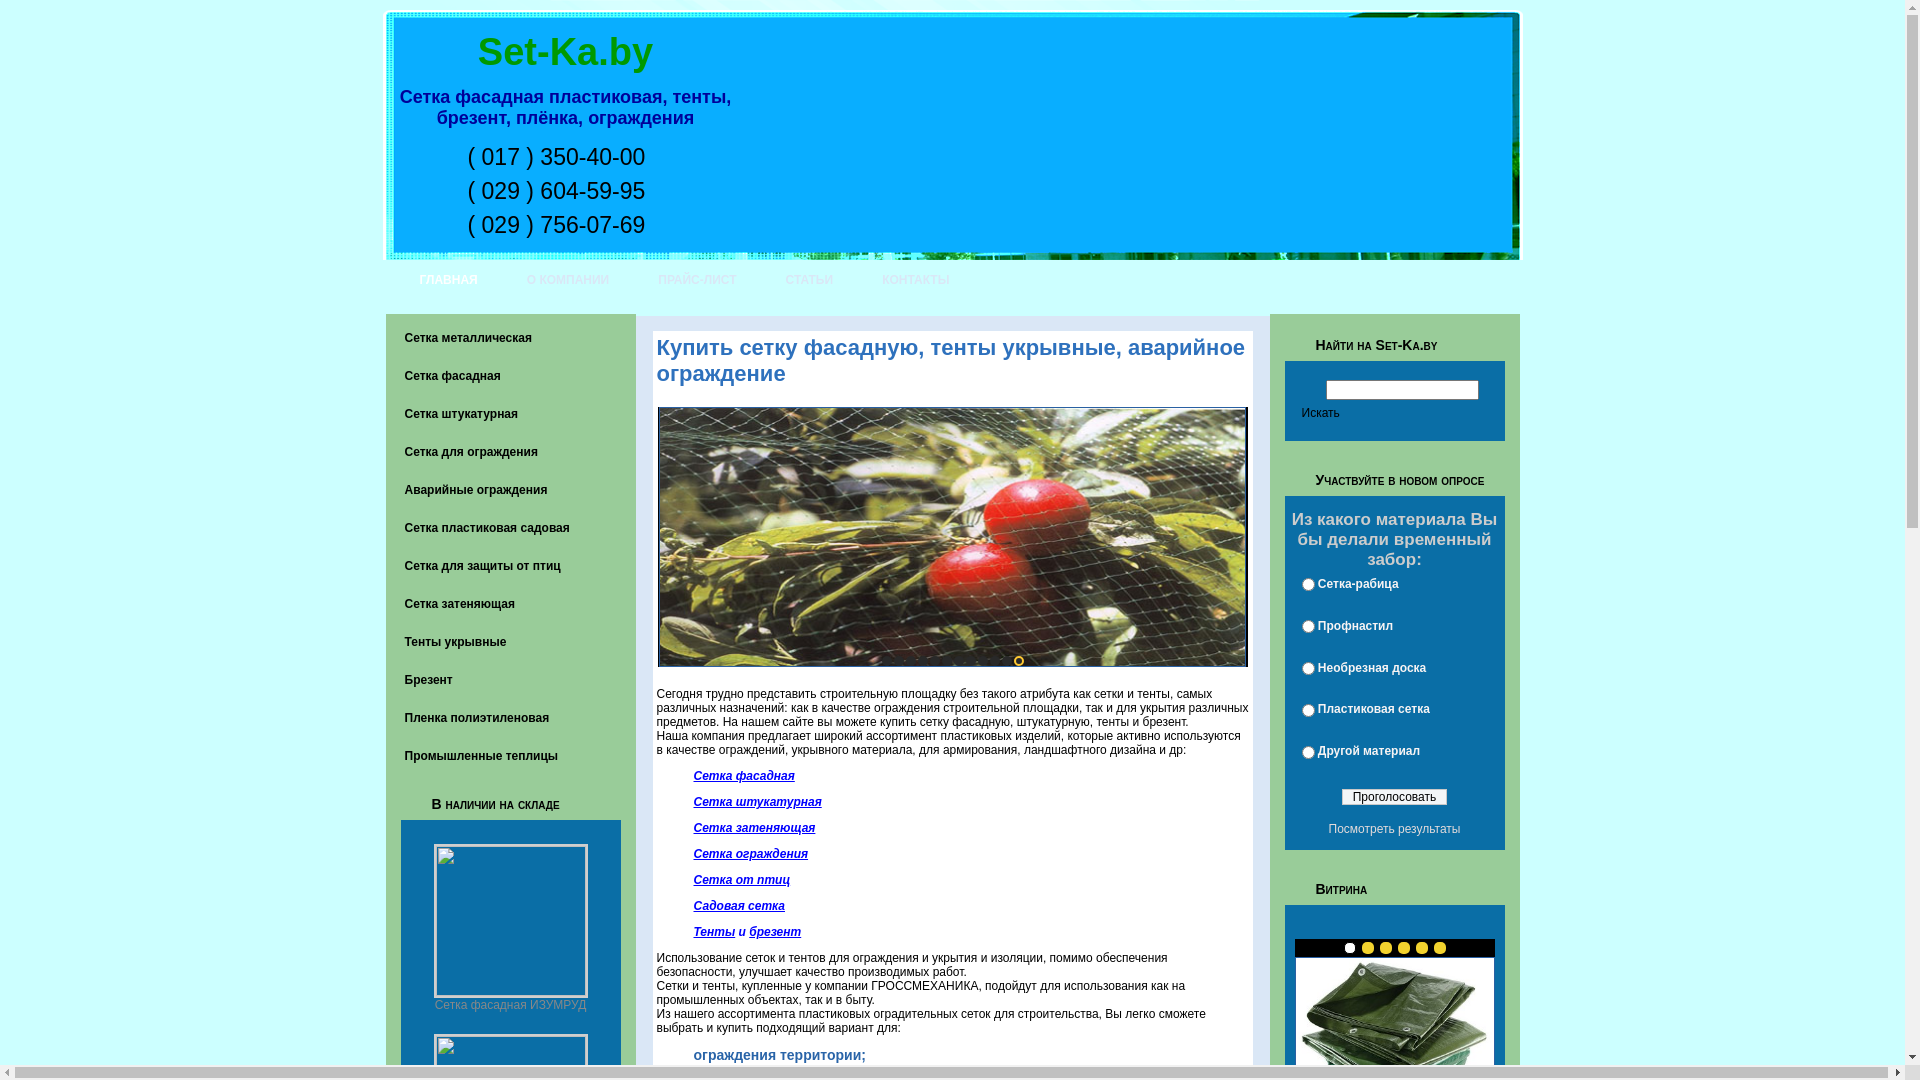  What do you see at coordinates (564, 50) in the screenshot?
I see `'Set-Ka.by'` at bounding box center [564, 50].